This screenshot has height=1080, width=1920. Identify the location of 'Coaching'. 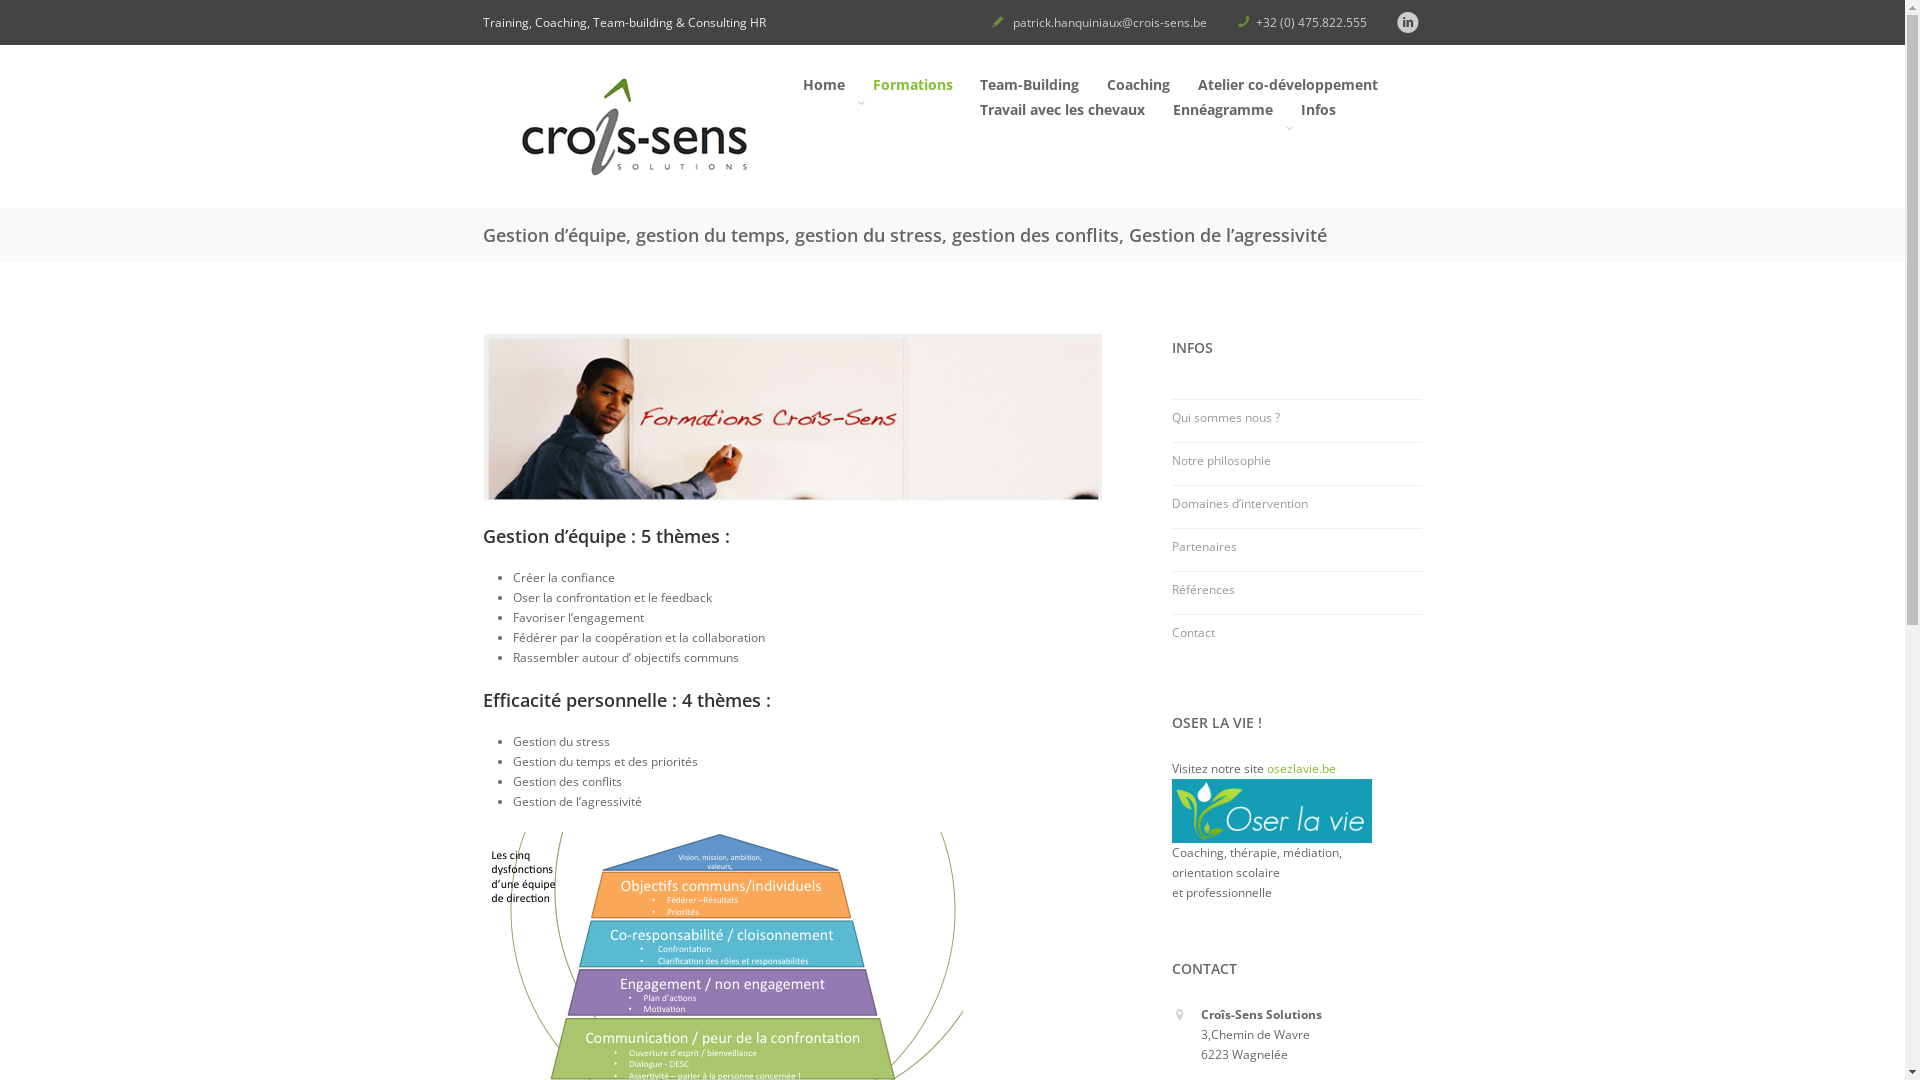
(1137, 86).